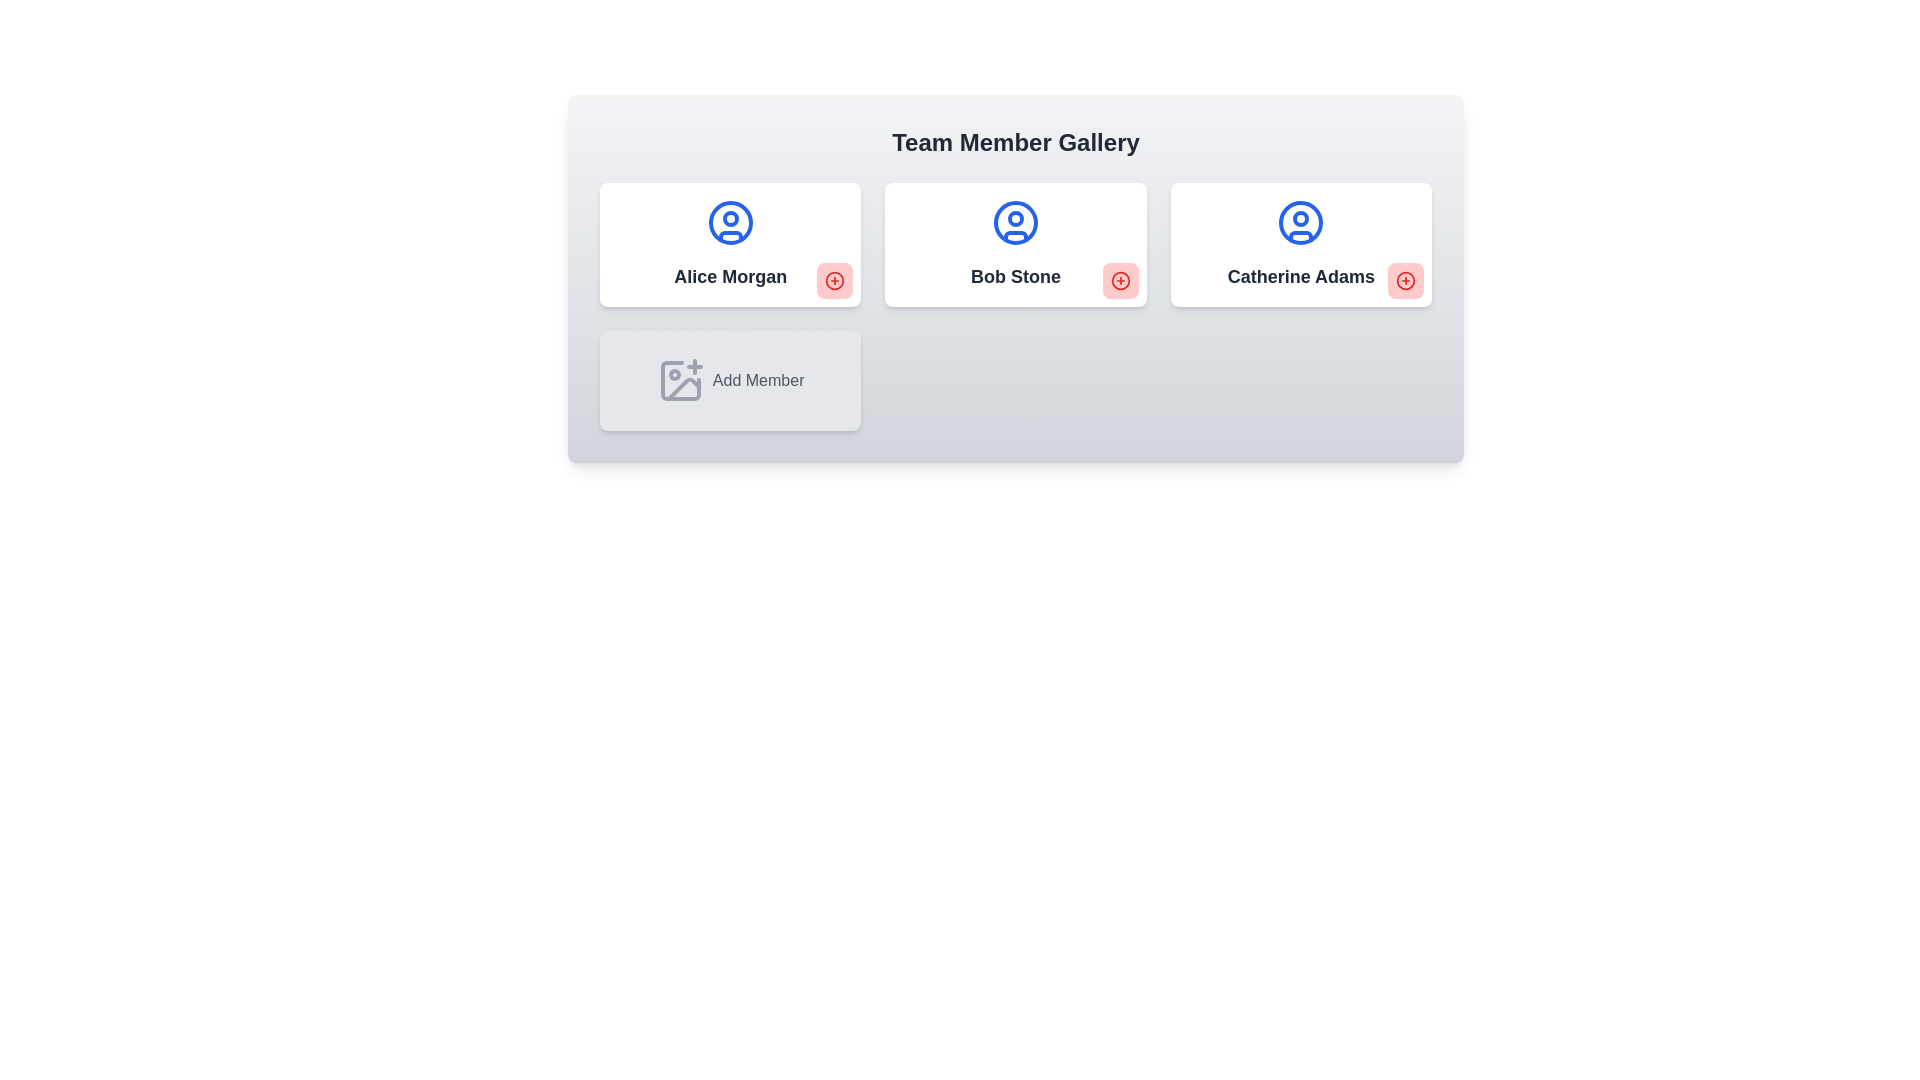 This screenshot has height=1080, width=1920. Describe the element at coordinates (1301, 223) in the screenshot. I see `the outermost circle of the user icon in the 'Catherine Adams' card, which frames the inner elements of the icon` at that location.